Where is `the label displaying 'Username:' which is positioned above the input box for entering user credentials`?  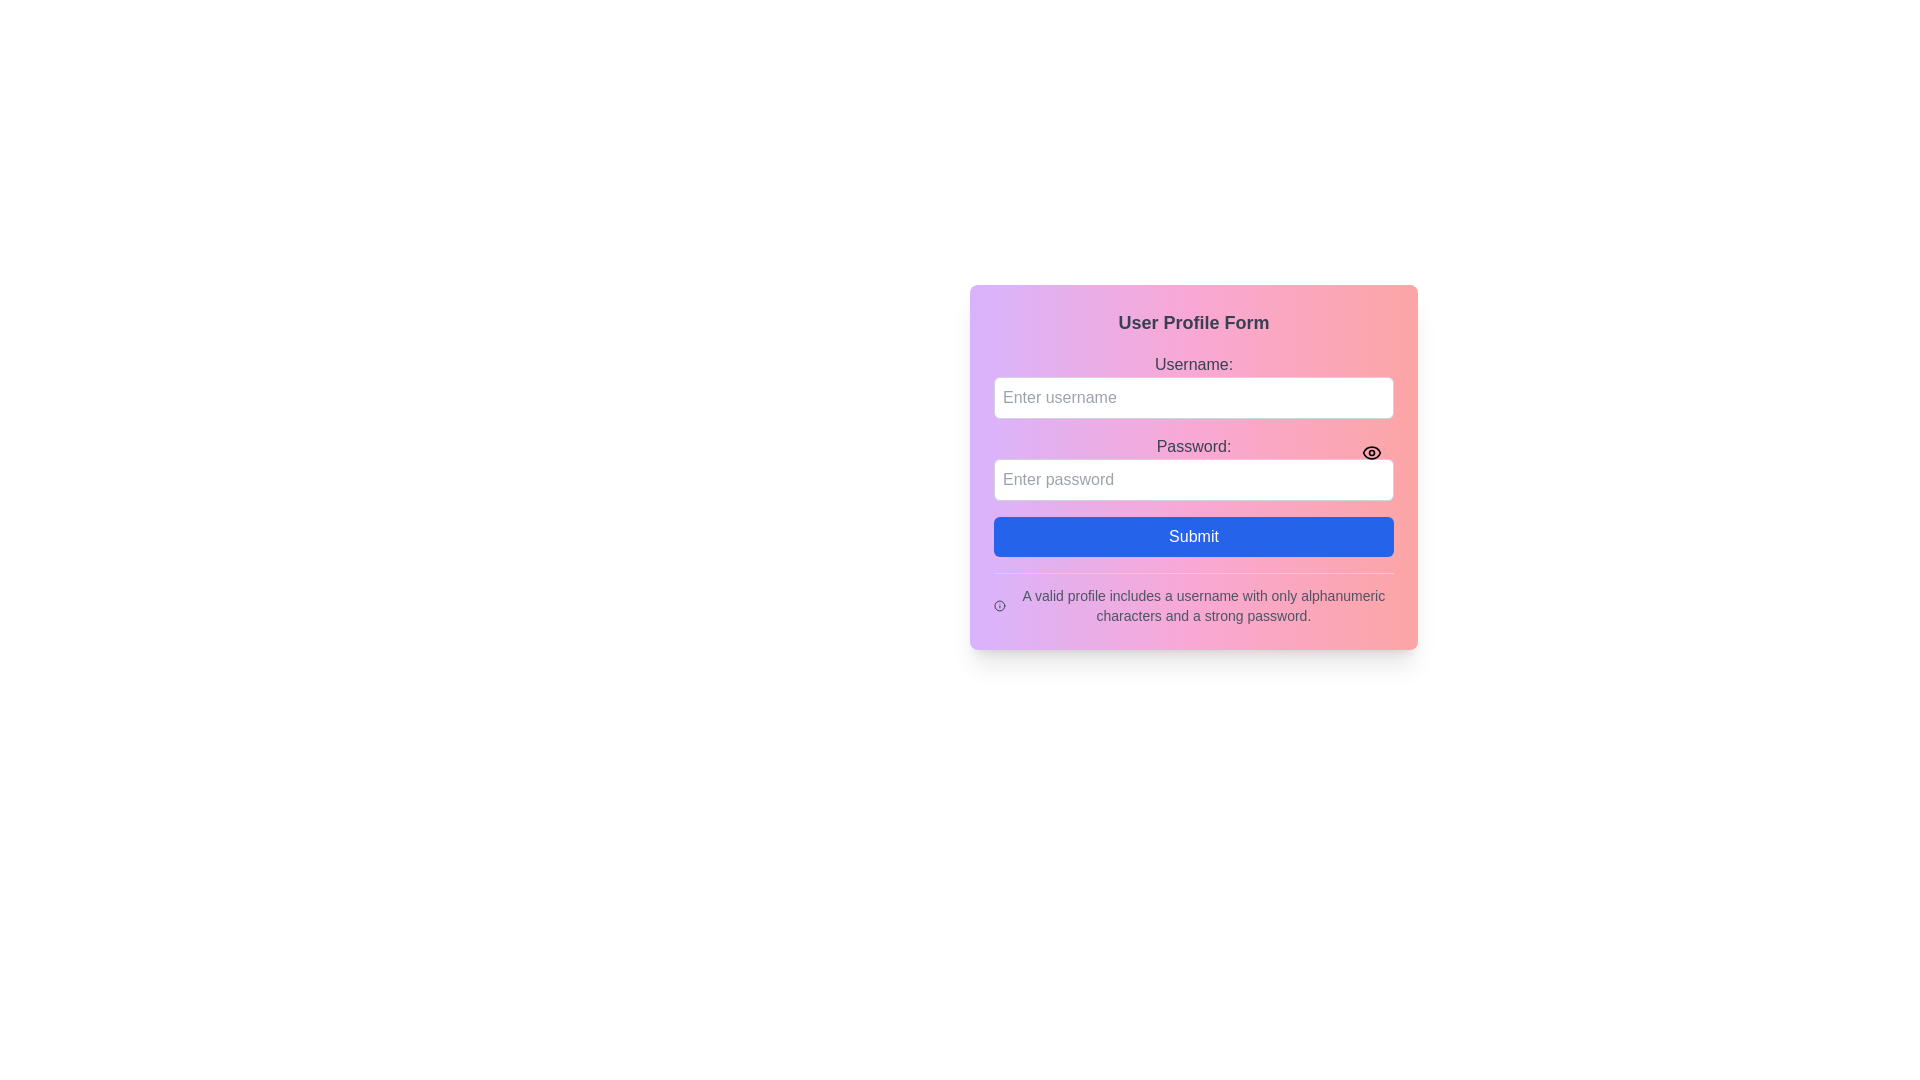
the label displaying 'Username:' which is positioned above the input box for entering user credentials is located at coordinates (1194, 365).